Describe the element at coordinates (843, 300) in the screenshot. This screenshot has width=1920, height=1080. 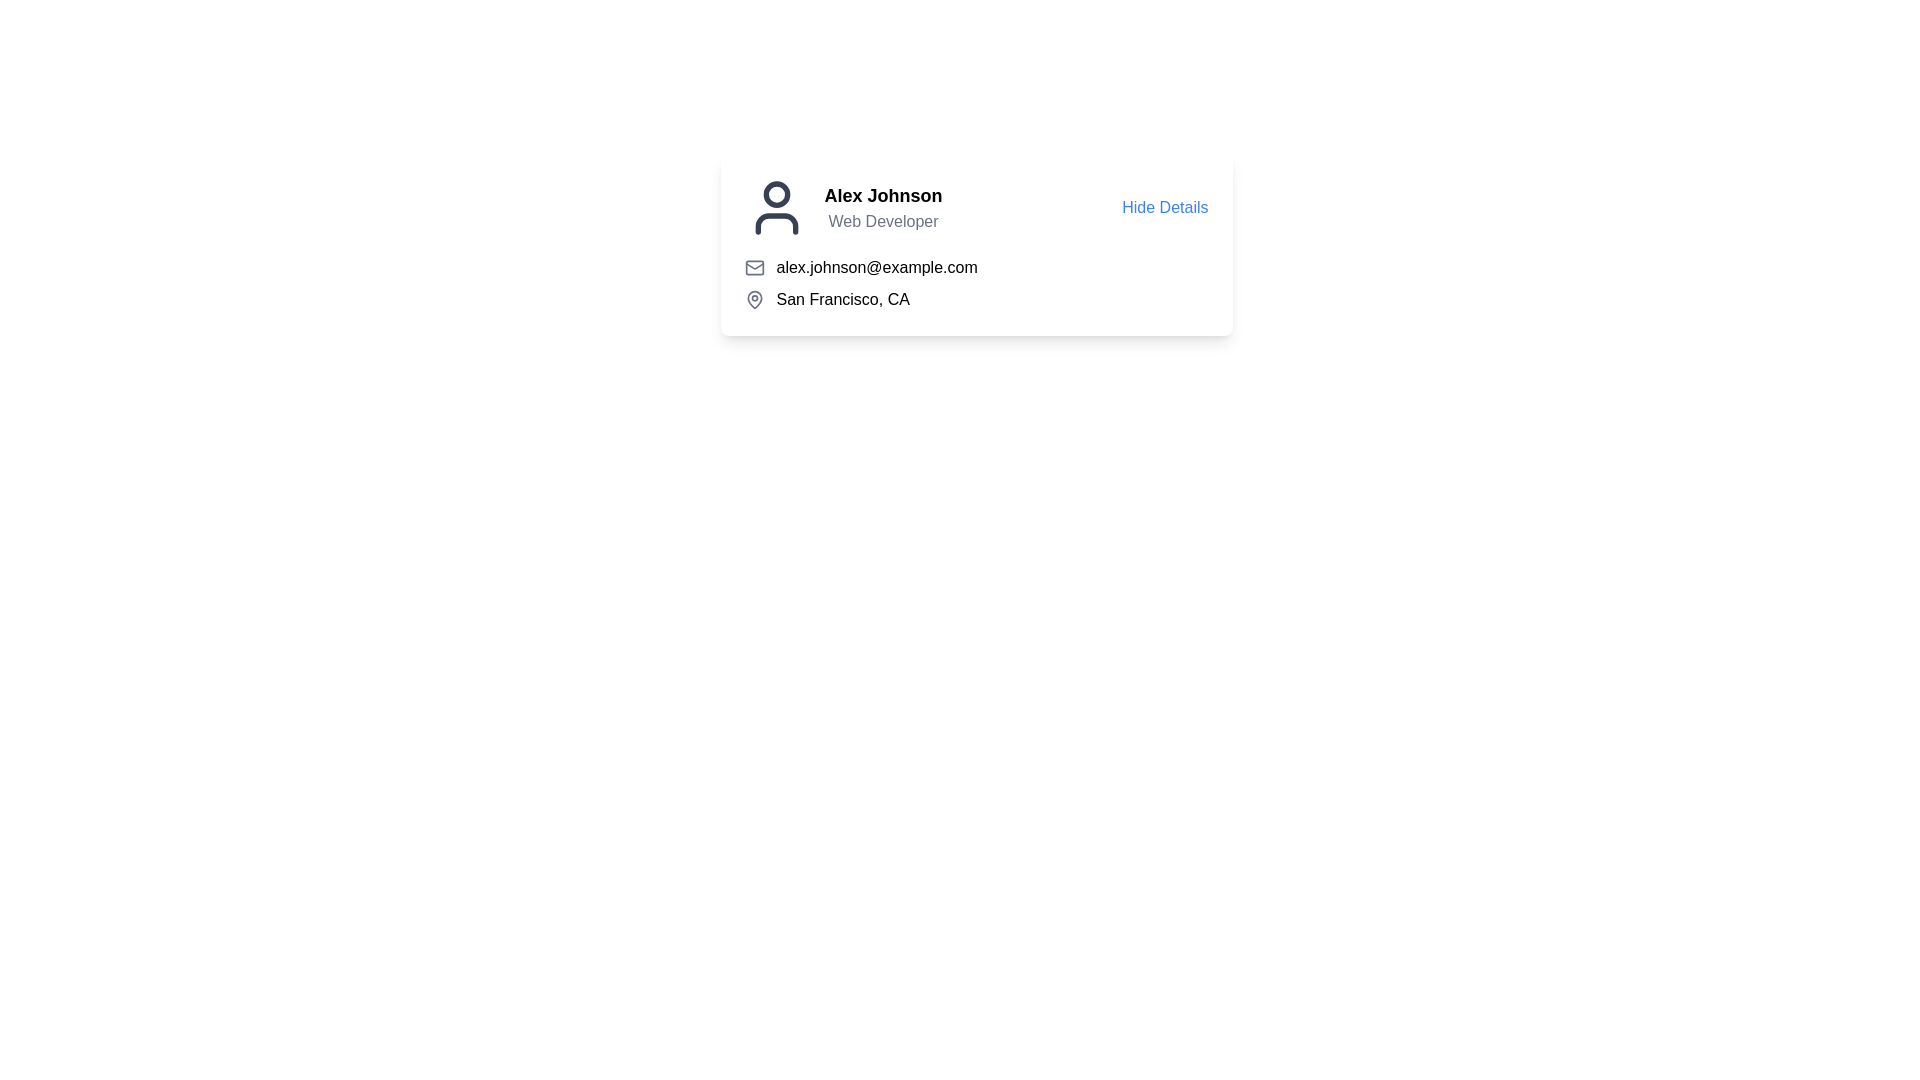
I see `the text label that represents the user's location, which is positioned to the immediate right of the location pin icon in the bottom section of the user information card for potential interaction` at that location.